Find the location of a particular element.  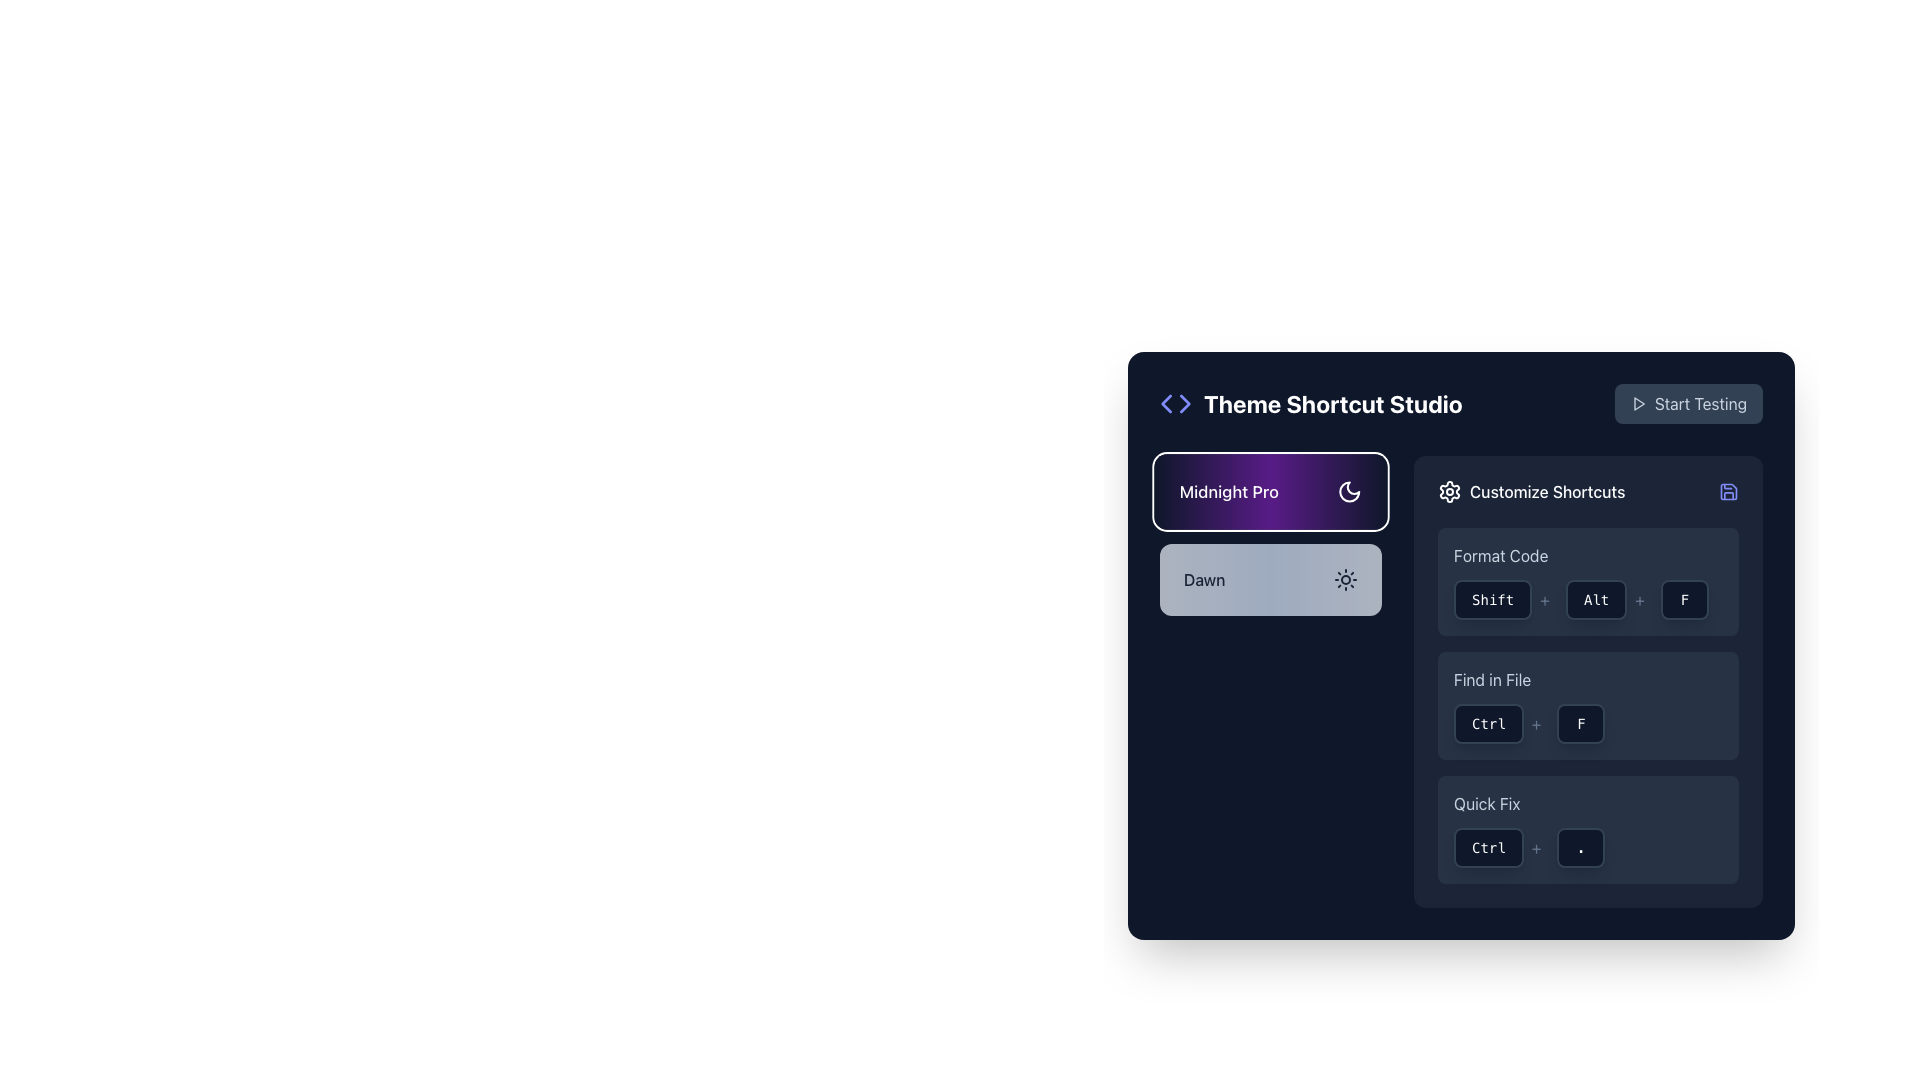

the 'Dawn' theme icon located to the right of the text 'Dawn', which is the second item in the horizontal layout of themes is located at coordinates (1345, 579).